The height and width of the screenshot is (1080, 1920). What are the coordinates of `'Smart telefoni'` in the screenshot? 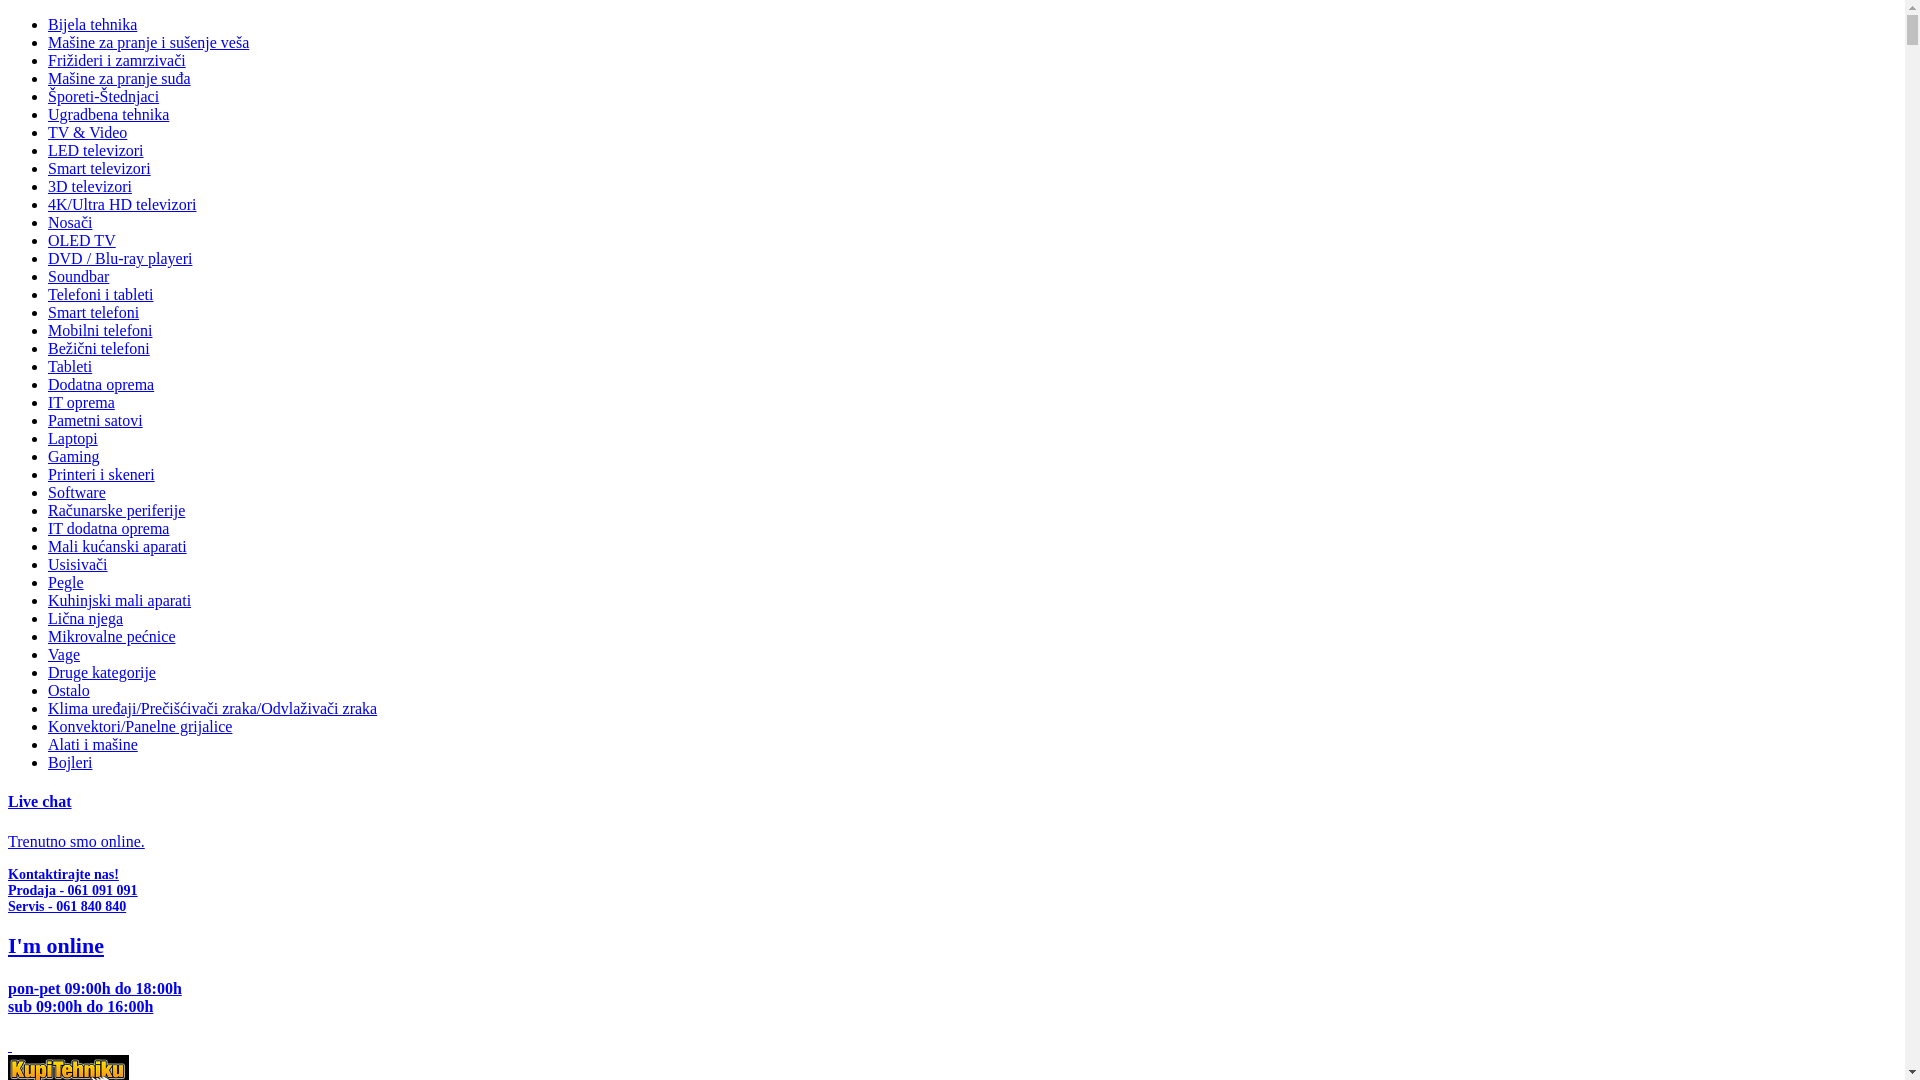 It's located at (92, 312).